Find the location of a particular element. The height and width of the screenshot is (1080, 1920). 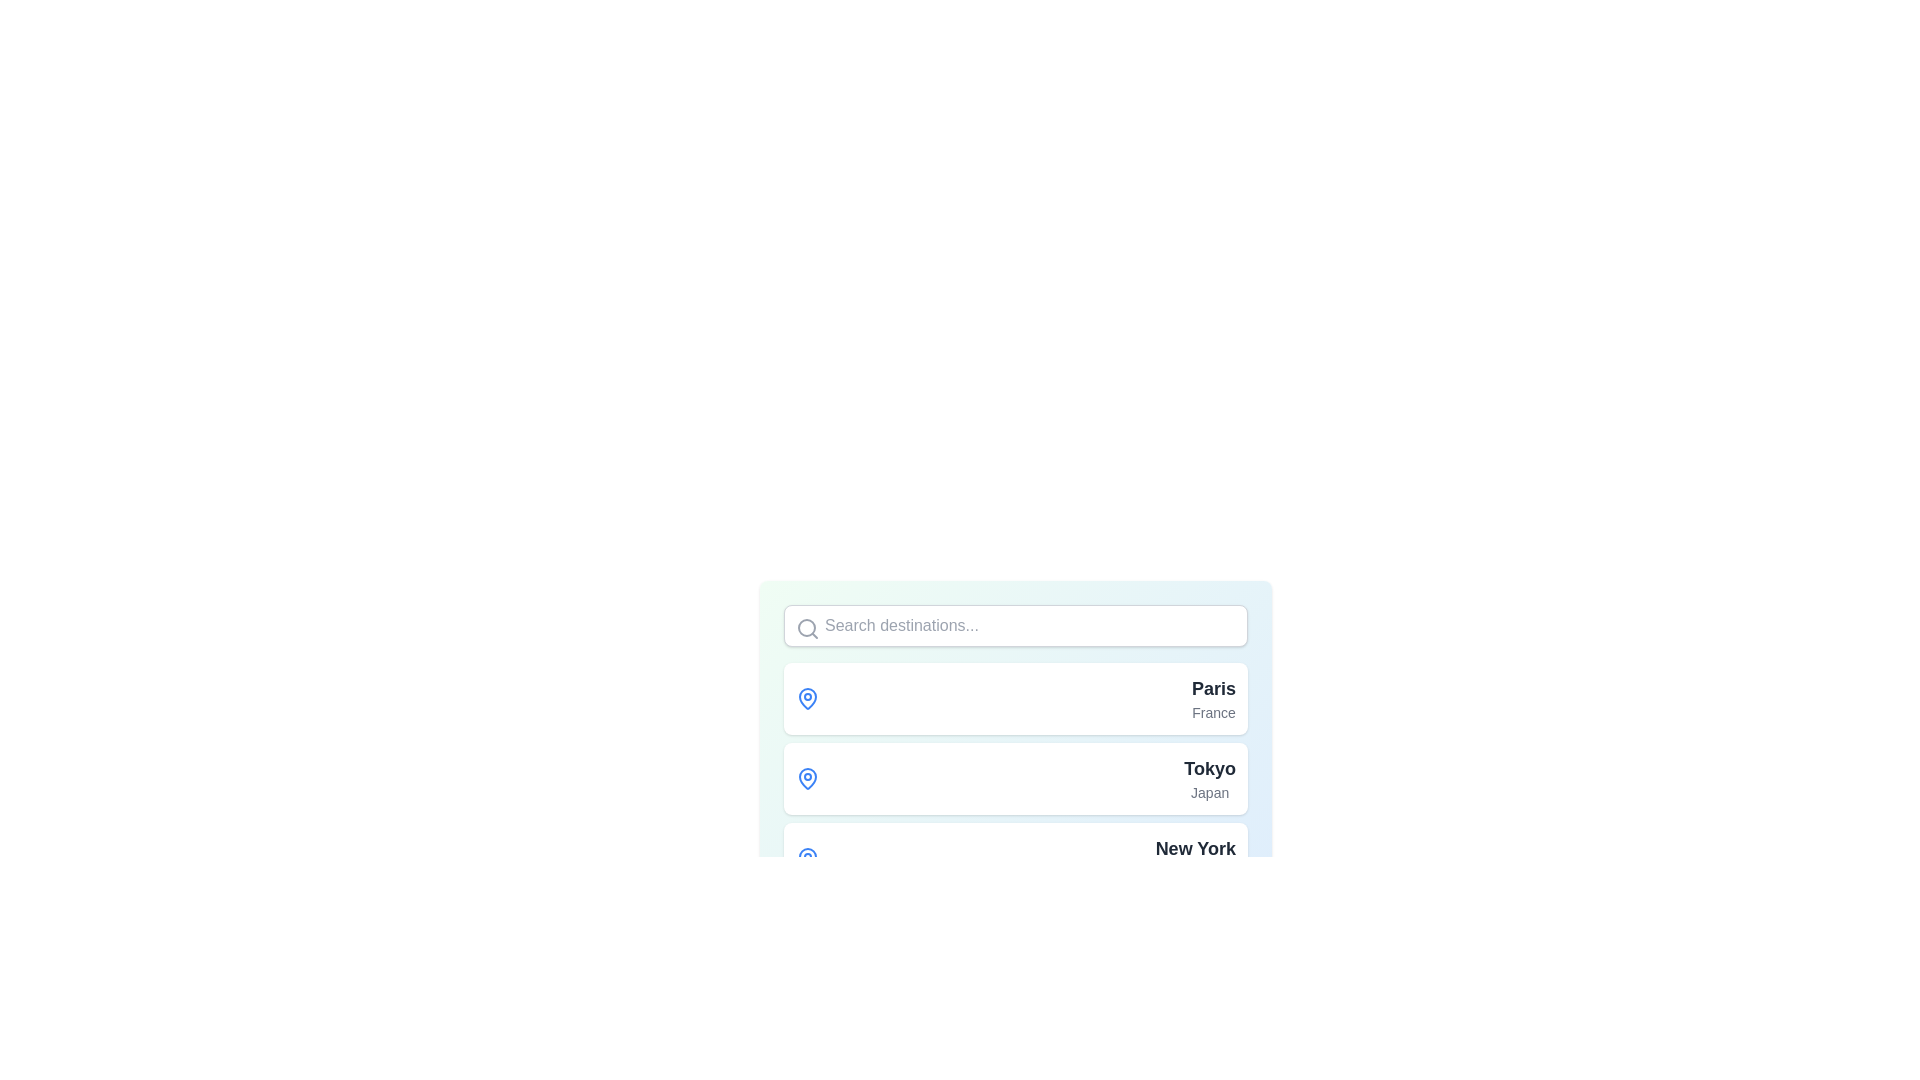

the first item in the list of destinations is located at coordinates (1016, 697).